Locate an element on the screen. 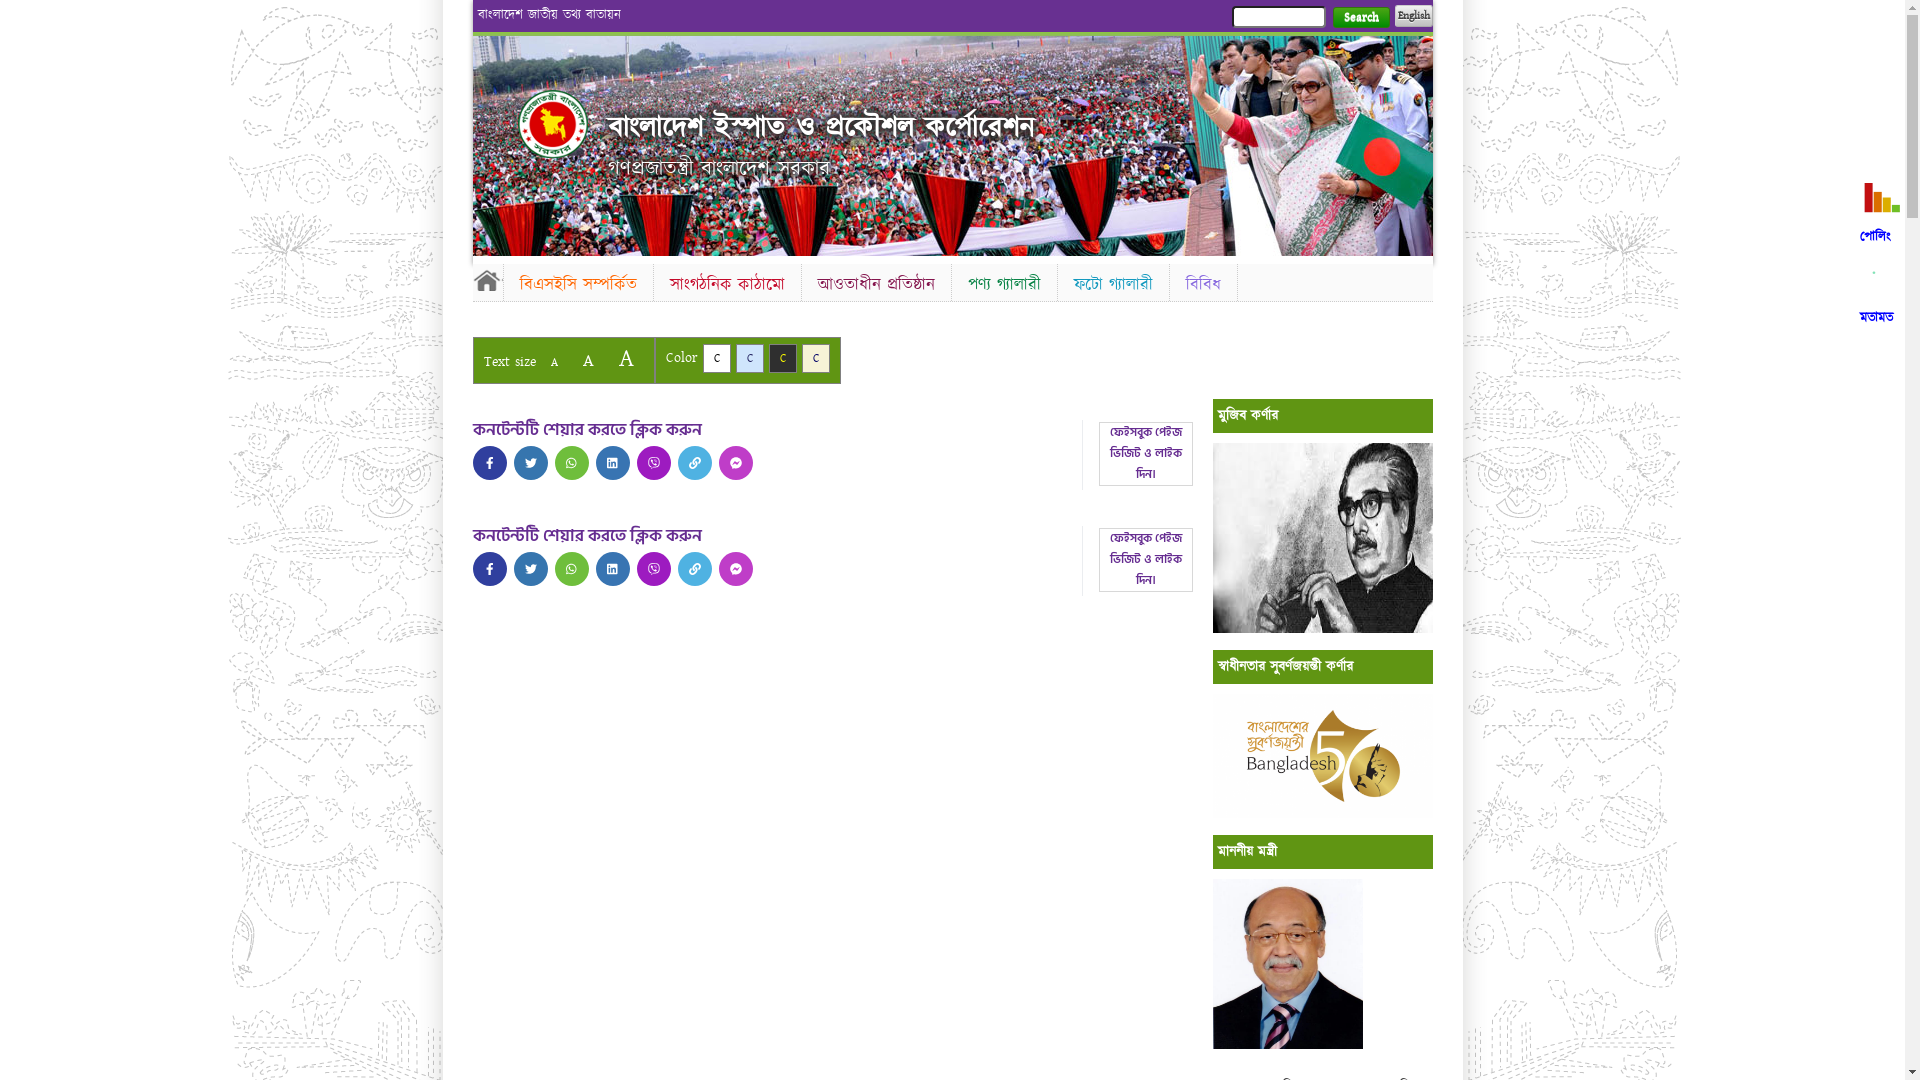 The height and width of the screenshot is (1080, 1920). 'A' is located at coordinates (624, 357).